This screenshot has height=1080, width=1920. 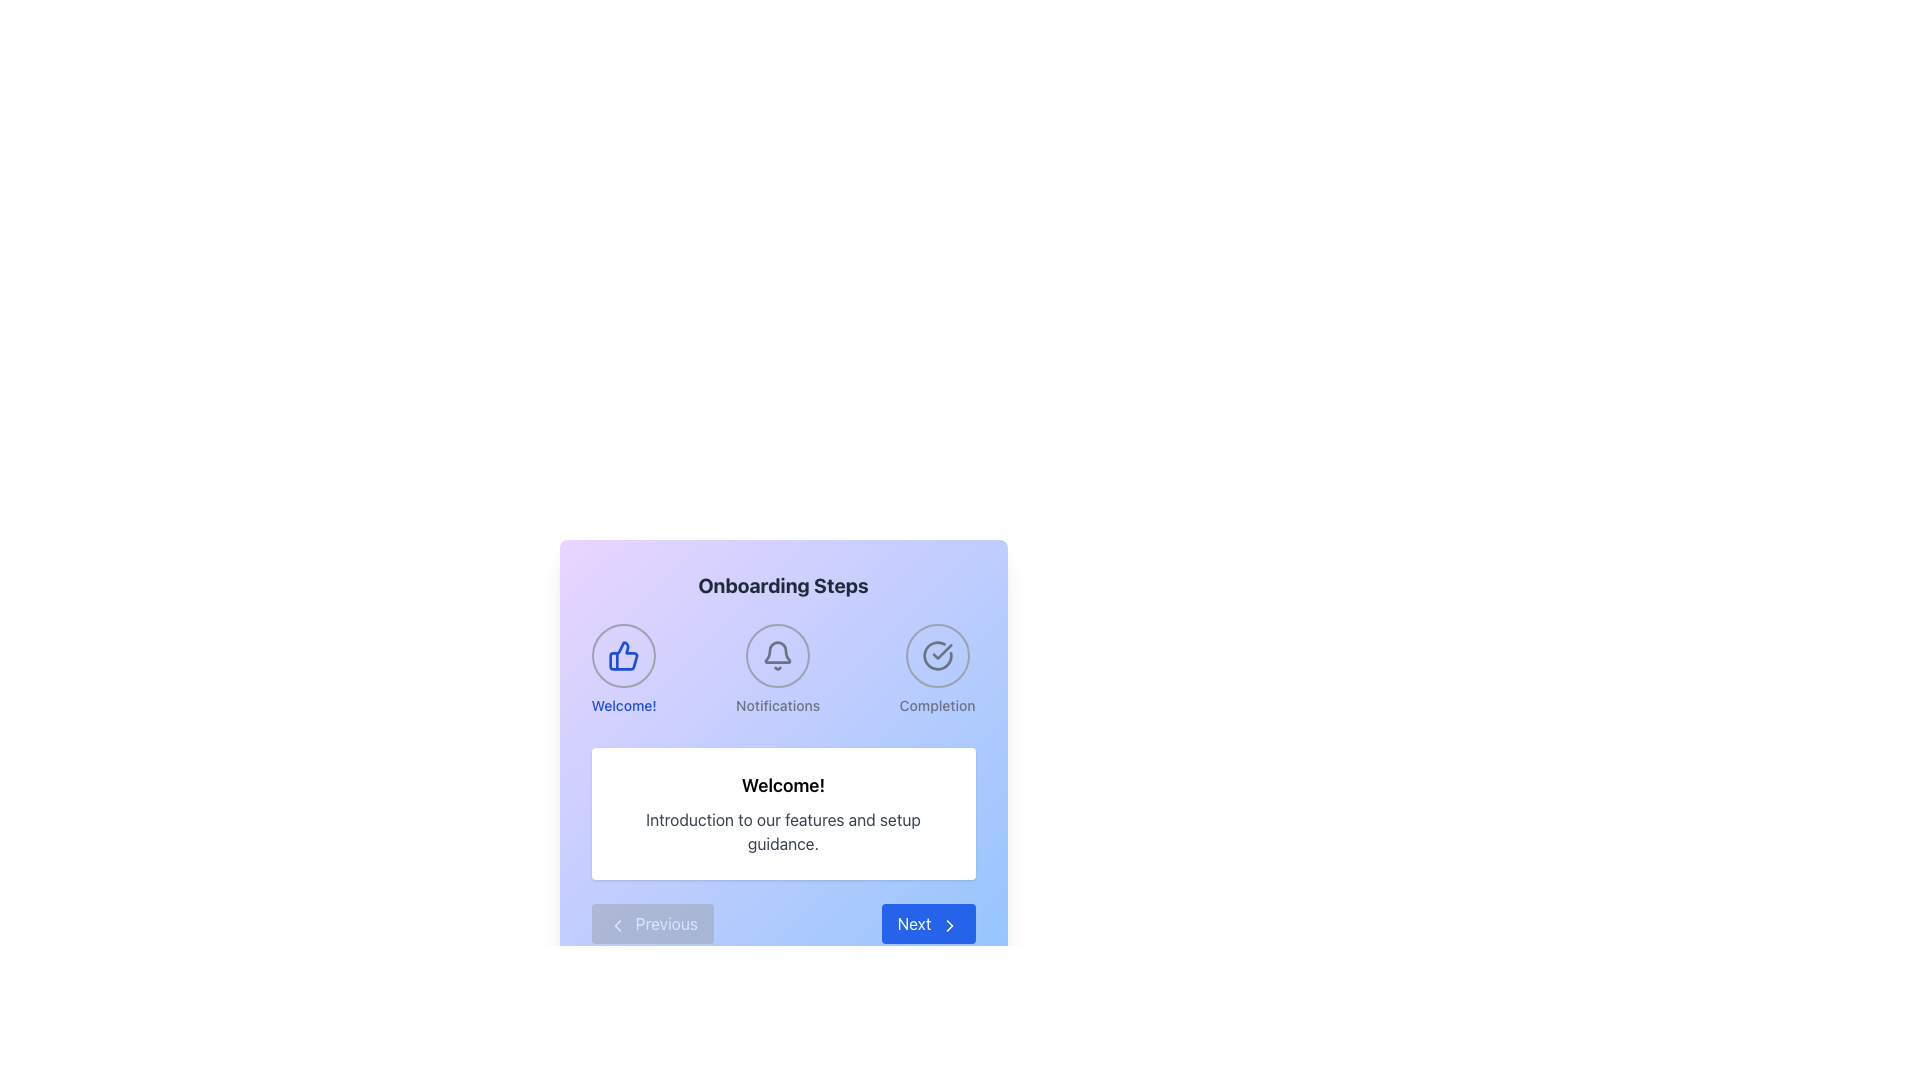 What do you see at coordinates (777, 704) in the screenshot?
I see `the 'Notifications' text label which is a small-sized, bold, center-aligned label located beneath the bell icon in the notifications section` at bounding box center [777, 704].